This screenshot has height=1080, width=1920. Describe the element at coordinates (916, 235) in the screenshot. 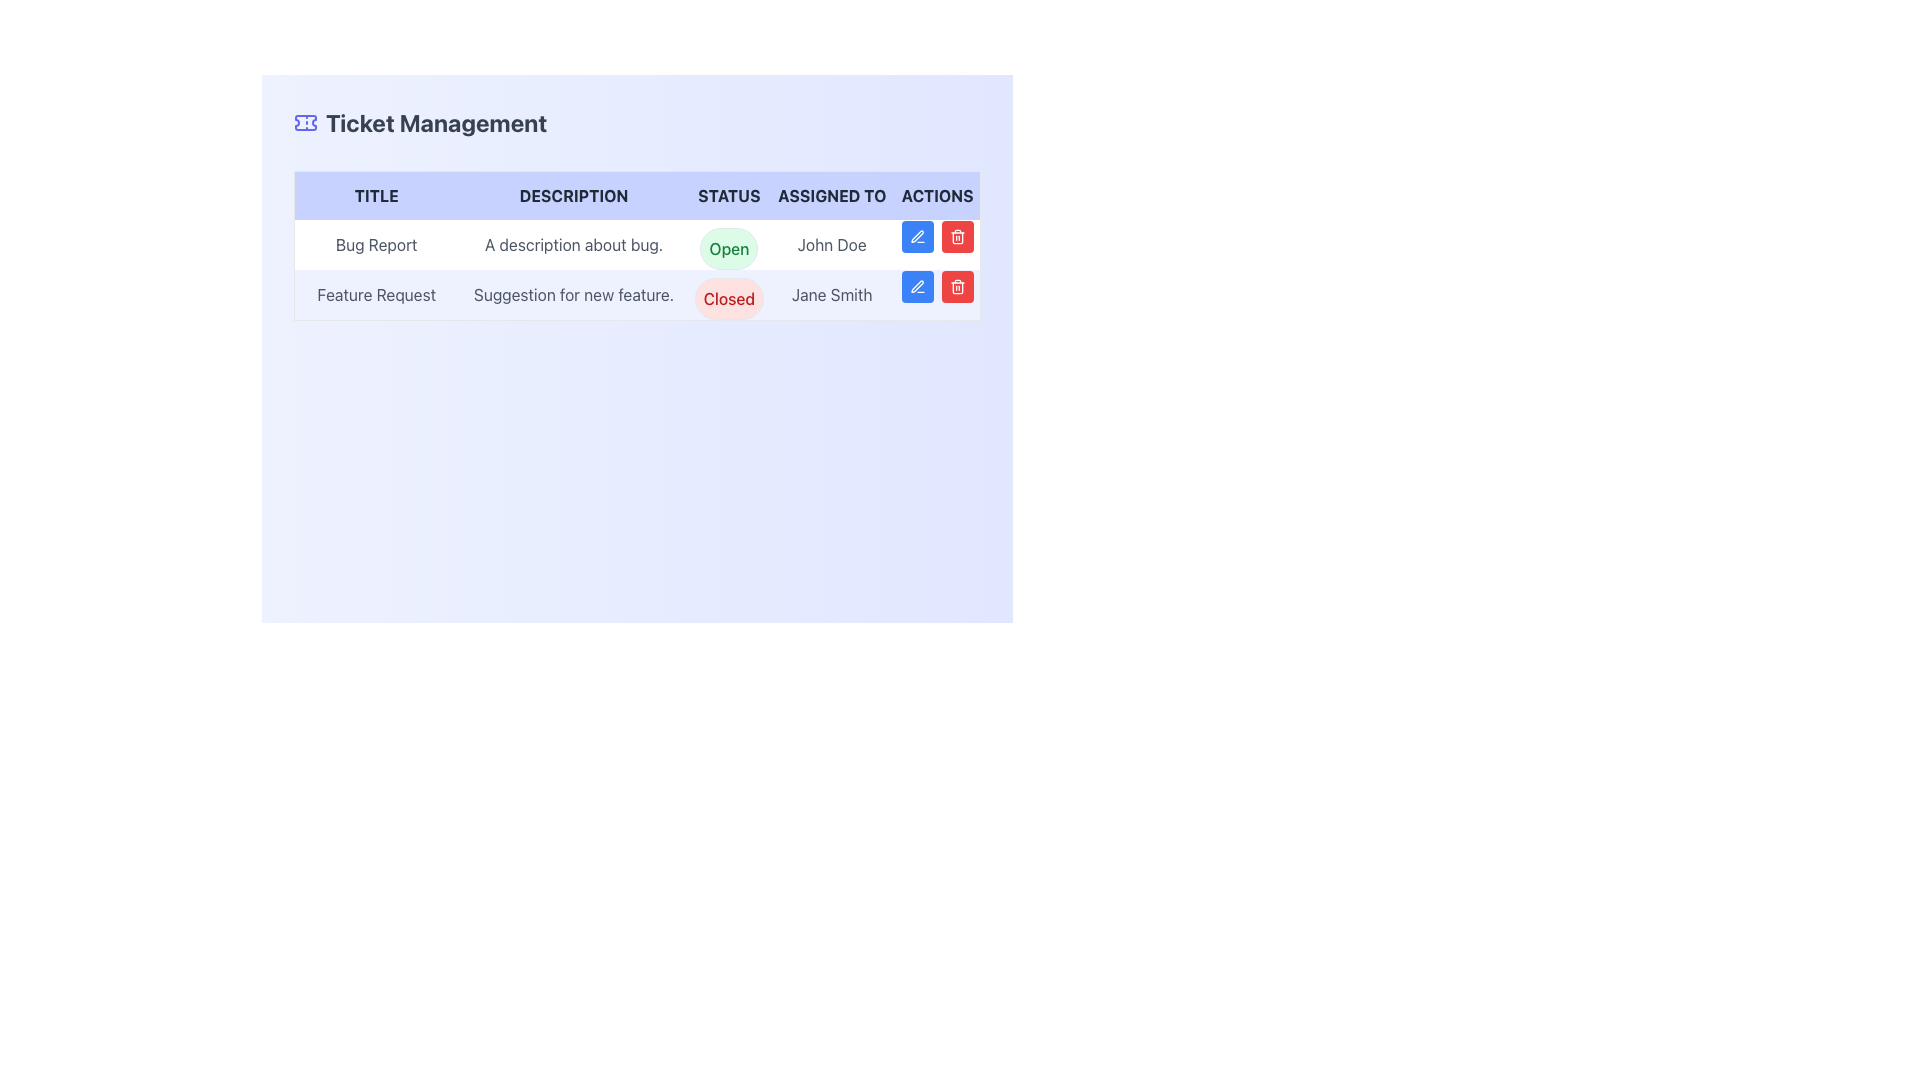

I see `the blue button with rounded corners and a pen icon, located in the rightmost column labeled 'ACTIONS' of the table's first row` at that location.